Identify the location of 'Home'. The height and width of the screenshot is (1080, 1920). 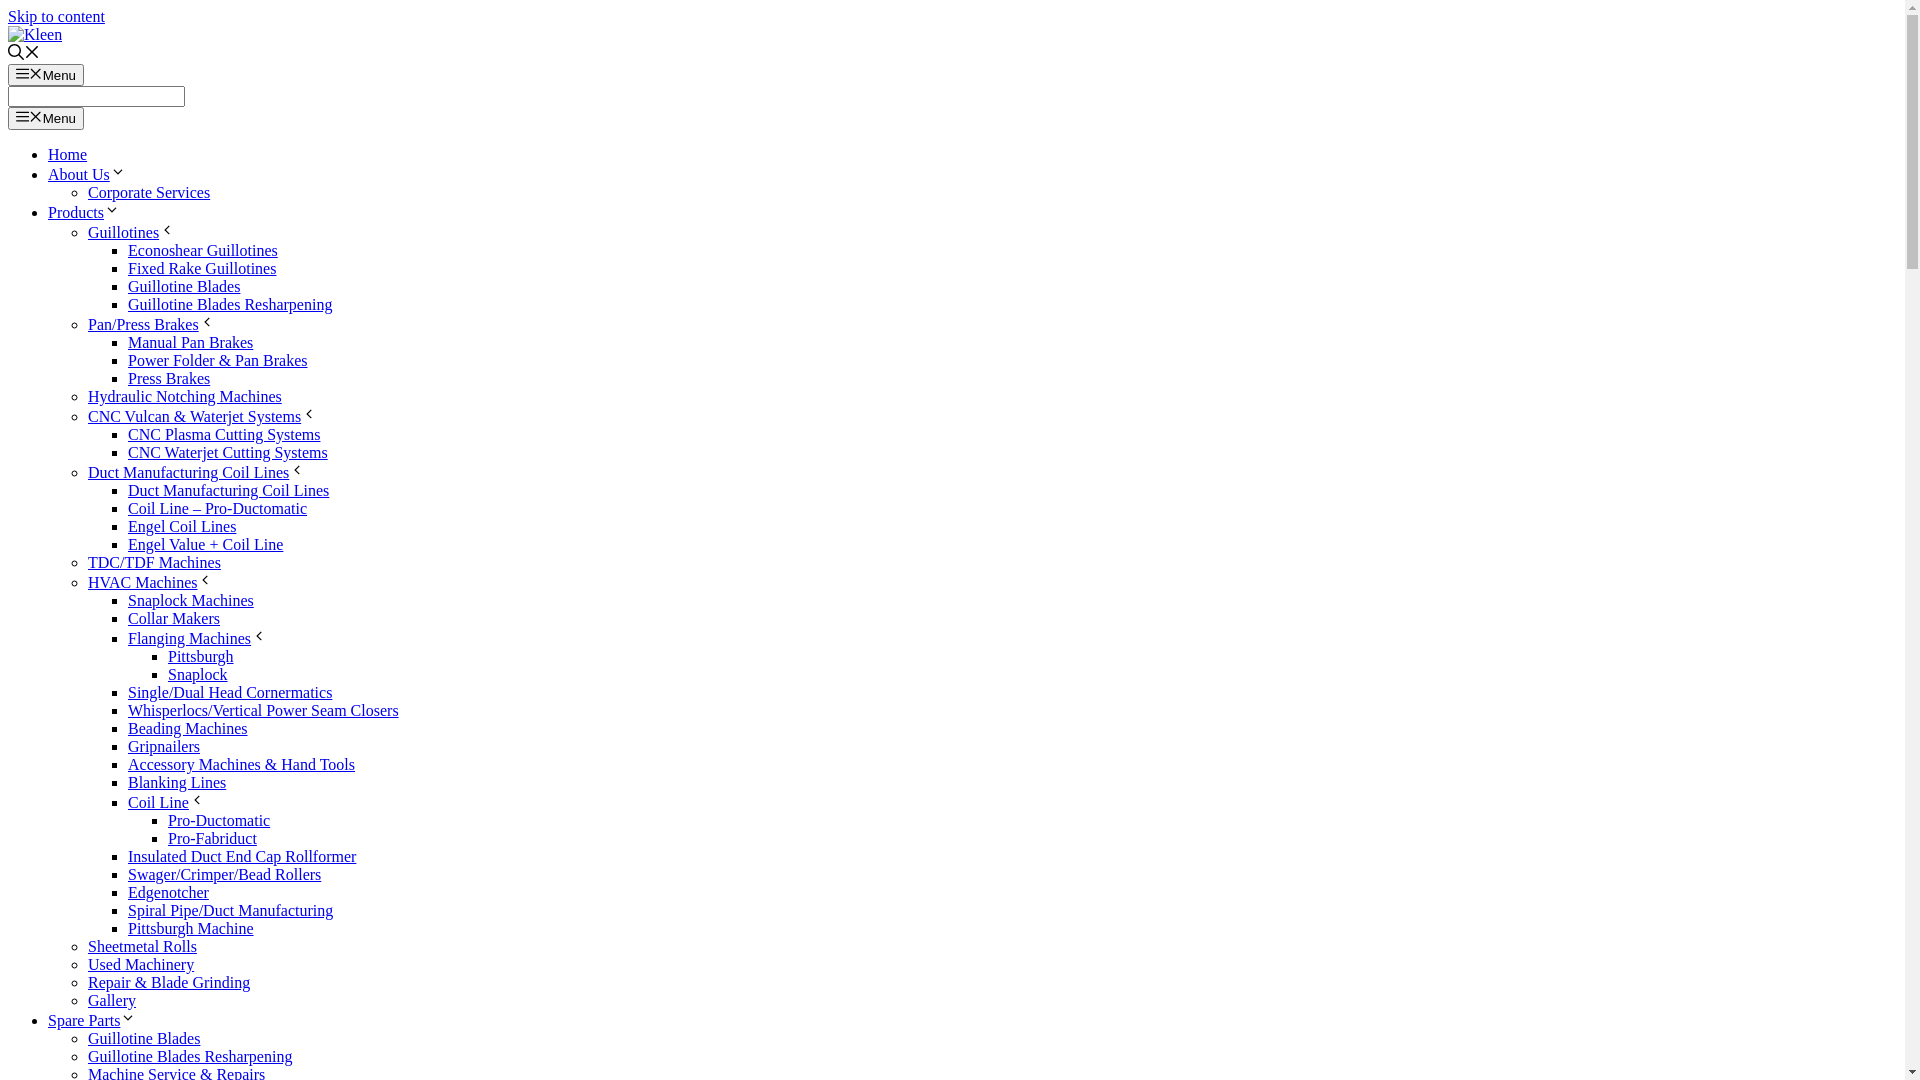
(67, 153).